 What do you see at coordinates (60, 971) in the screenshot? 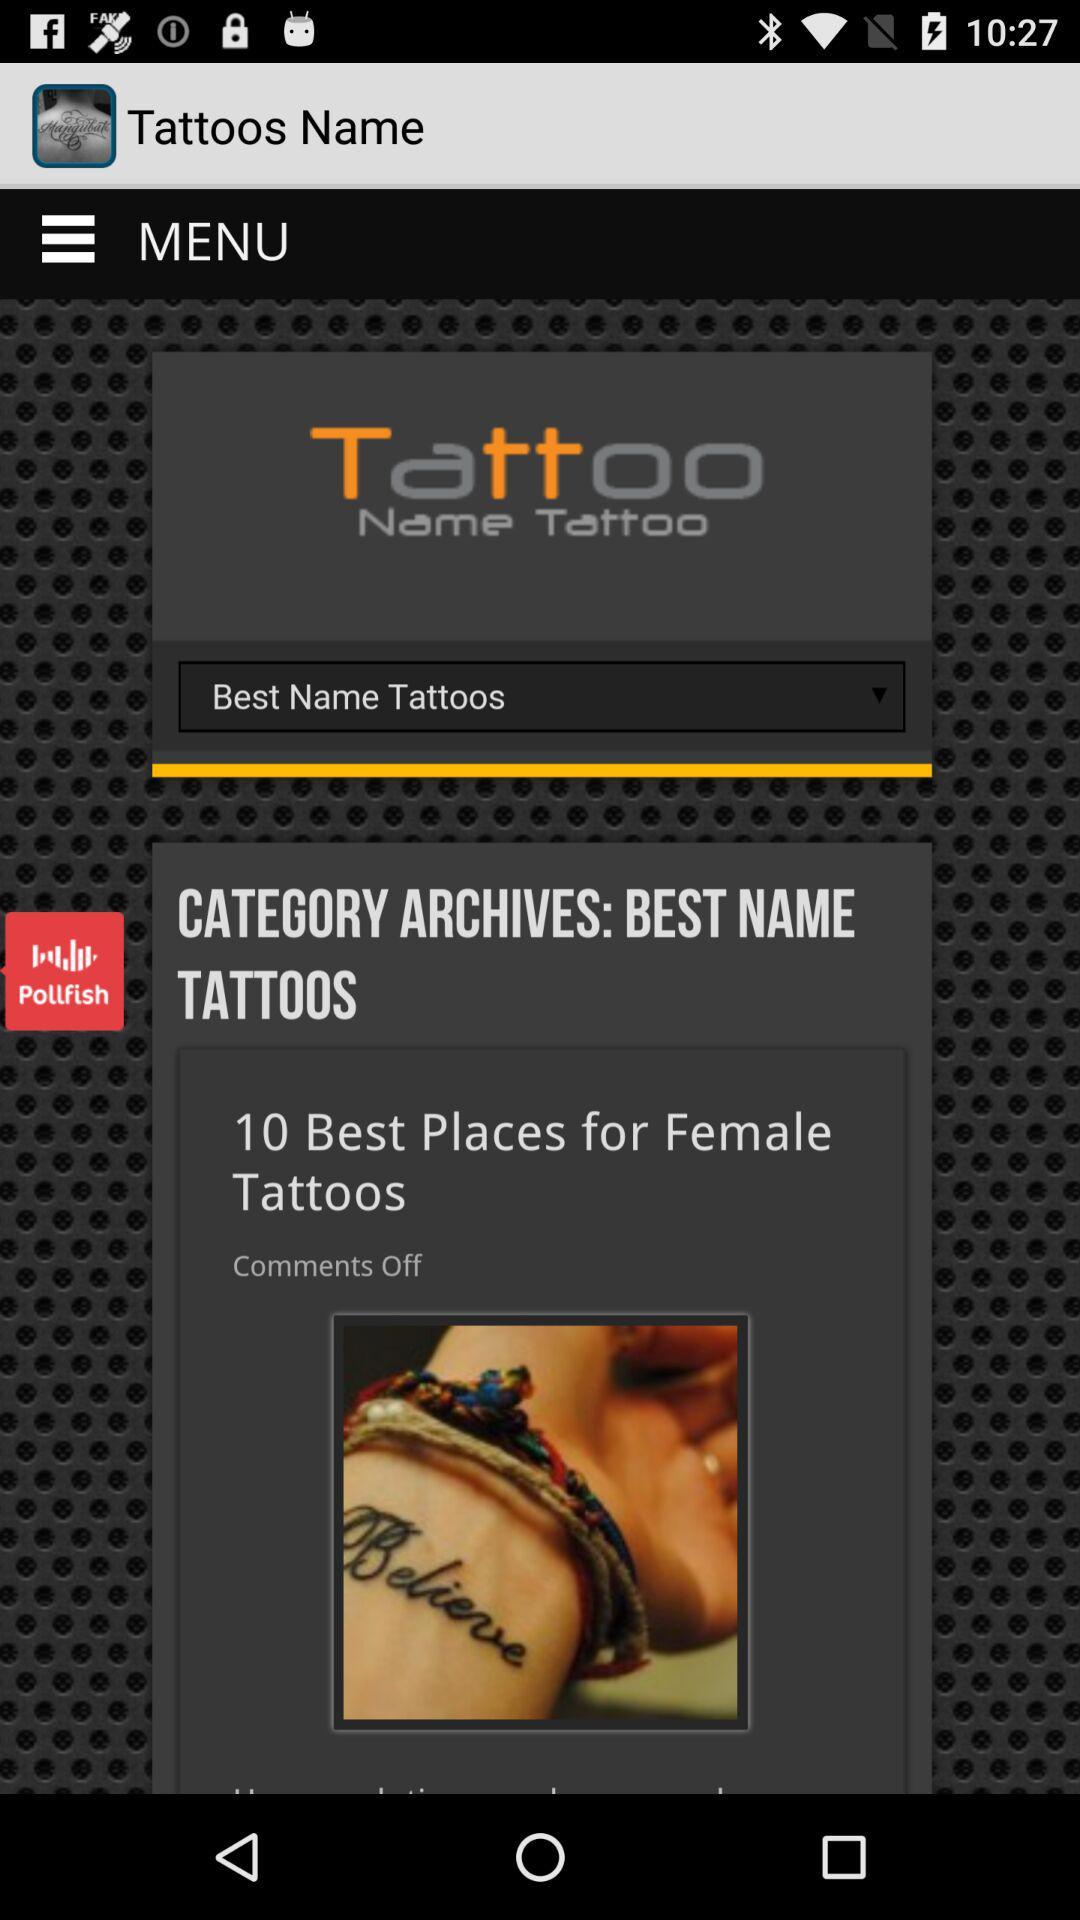
I see `polfish advertisement` at bounding box center [60, 971].